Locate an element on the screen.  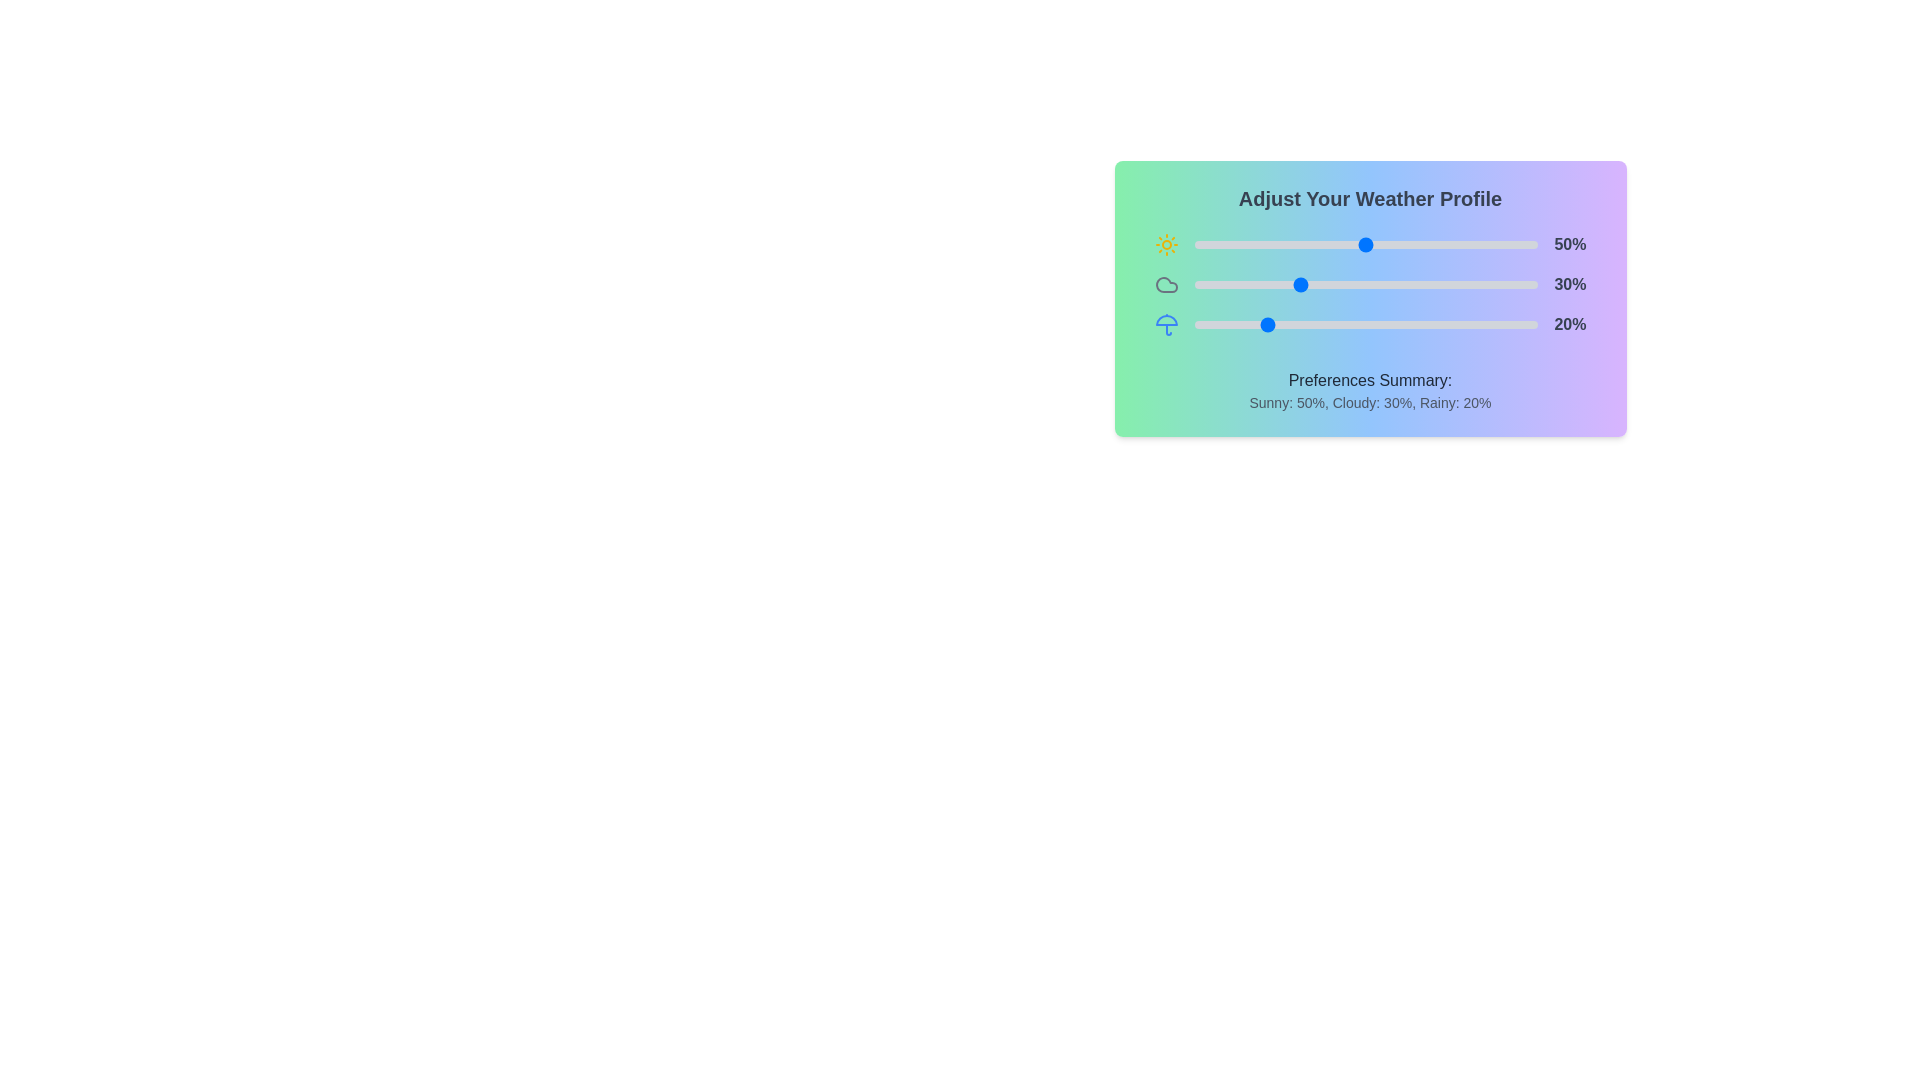
the 'Cloudy' slider to 42% is located at coordinates (1339, 285).